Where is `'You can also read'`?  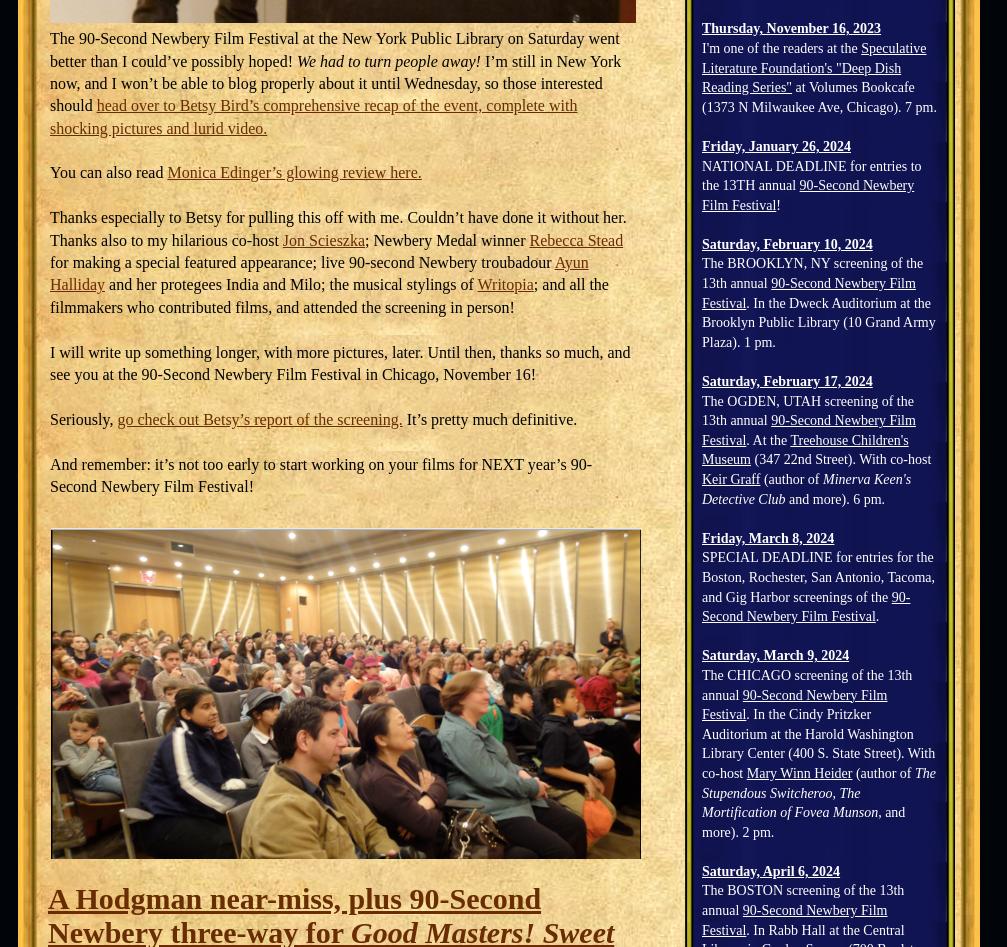
'You can also read' is located at coordinates (108, 171).